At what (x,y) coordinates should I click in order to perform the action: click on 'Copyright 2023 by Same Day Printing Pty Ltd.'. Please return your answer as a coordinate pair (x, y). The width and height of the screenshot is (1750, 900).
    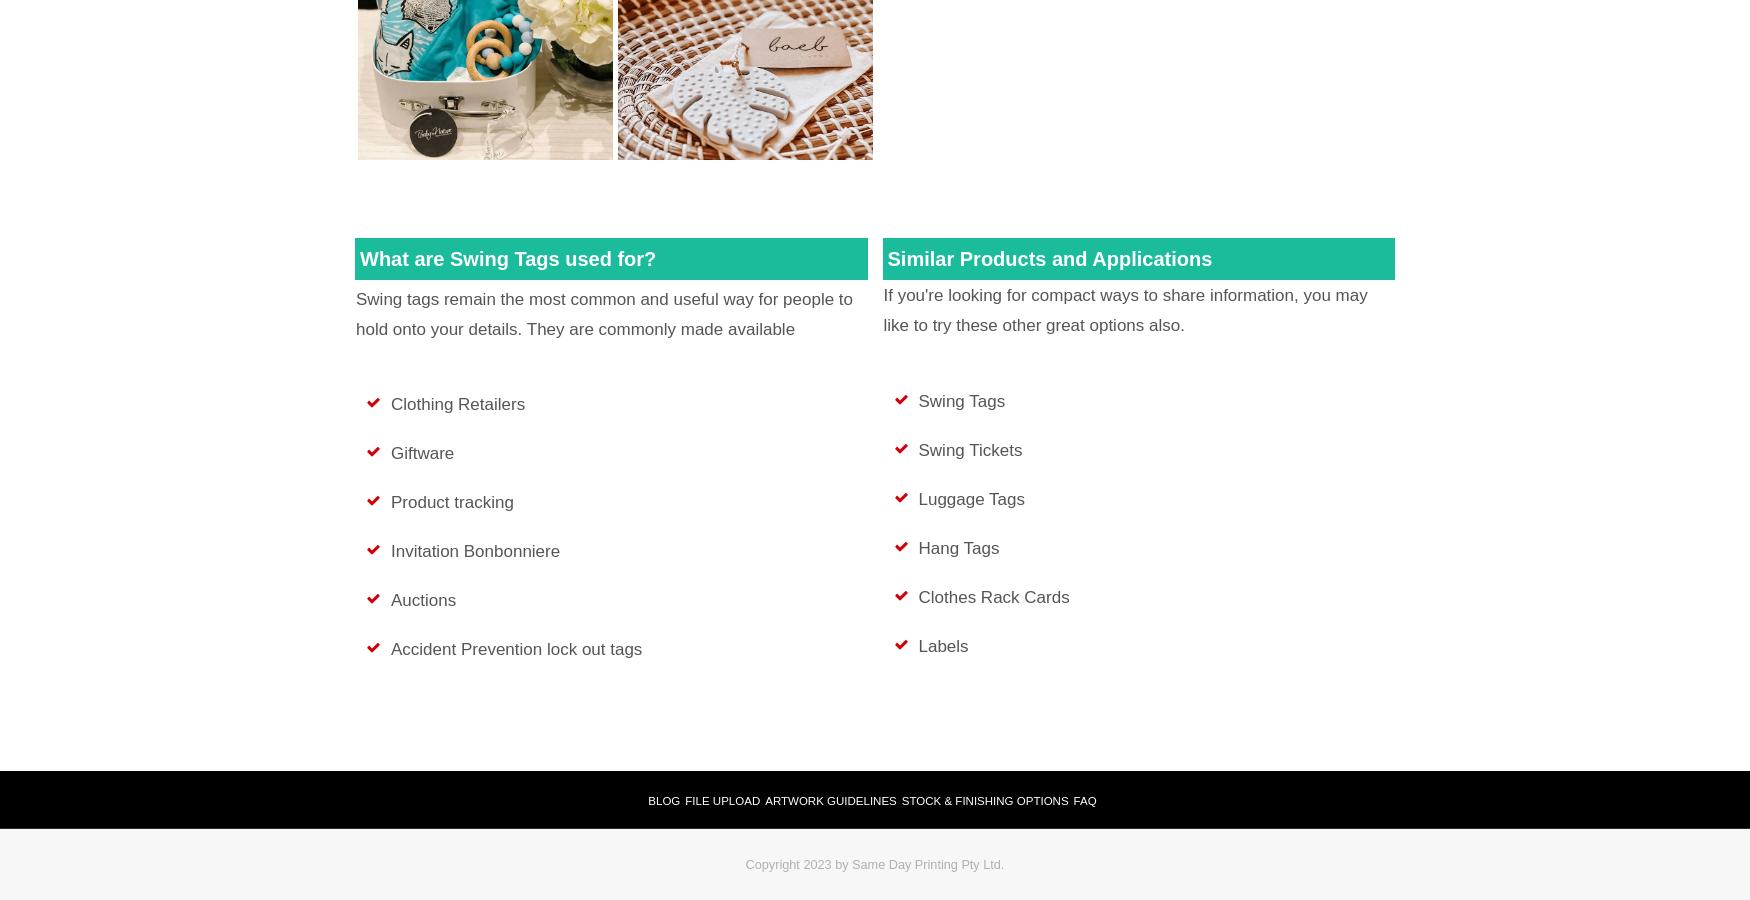
    Looking at the image, I should click on (874, 864).